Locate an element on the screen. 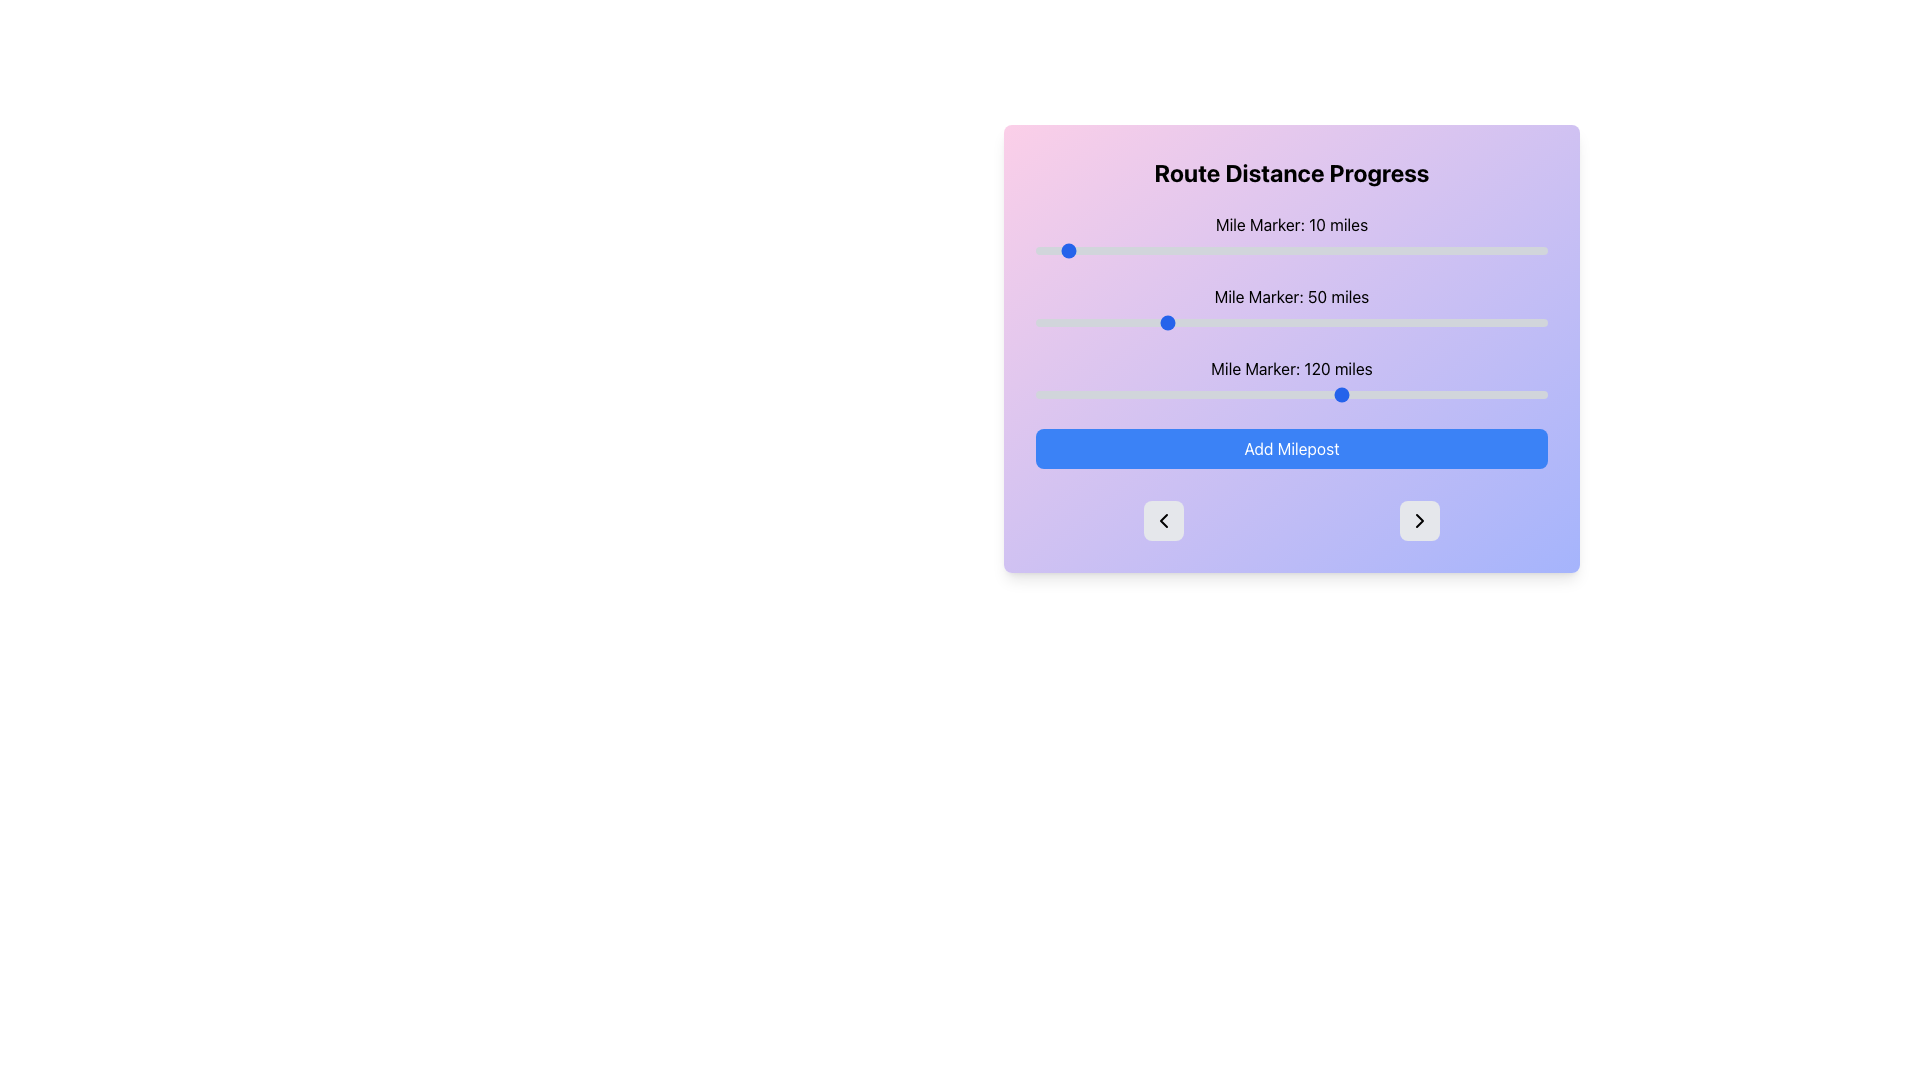 The width and height of the screenshot is (1920, 1080). the mile marker is located at coordinates (1388, 394).